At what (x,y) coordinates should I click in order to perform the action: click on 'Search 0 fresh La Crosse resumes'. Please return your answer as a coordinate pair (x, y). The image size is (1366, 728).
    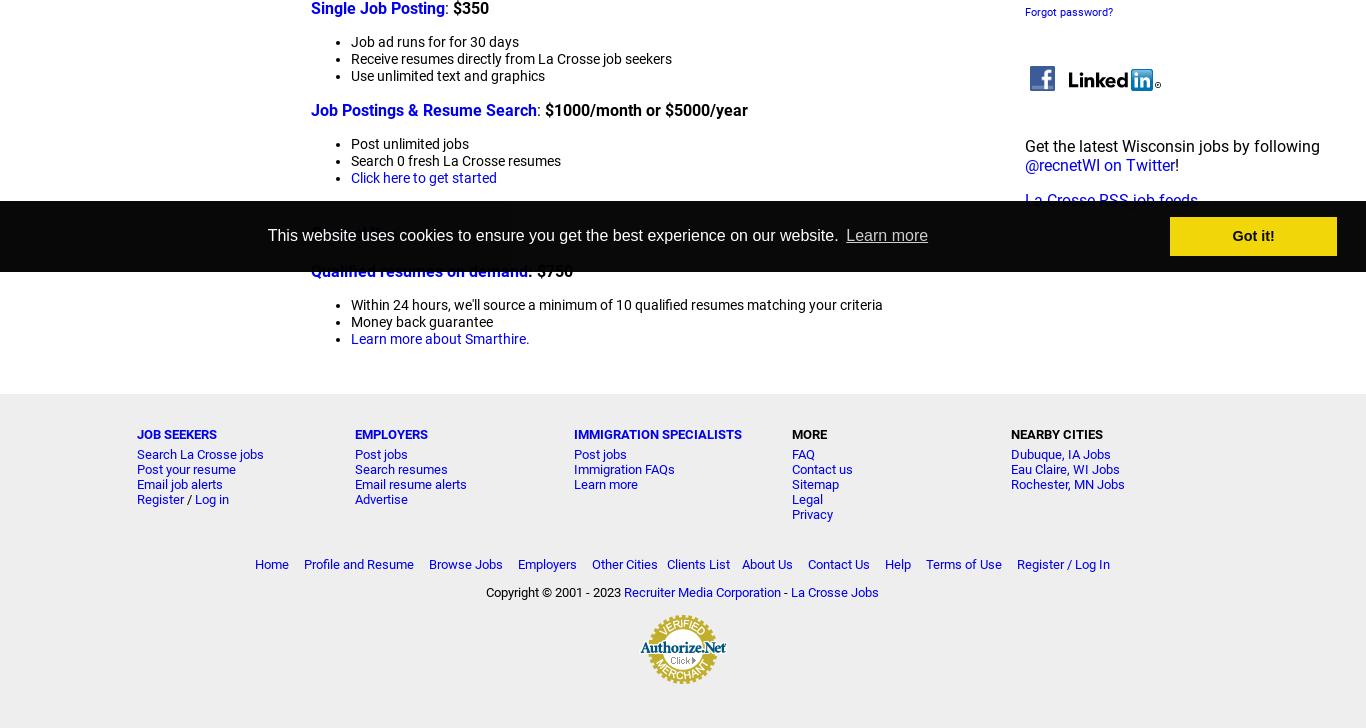
    Looking at the image, I should click on (454, 161).